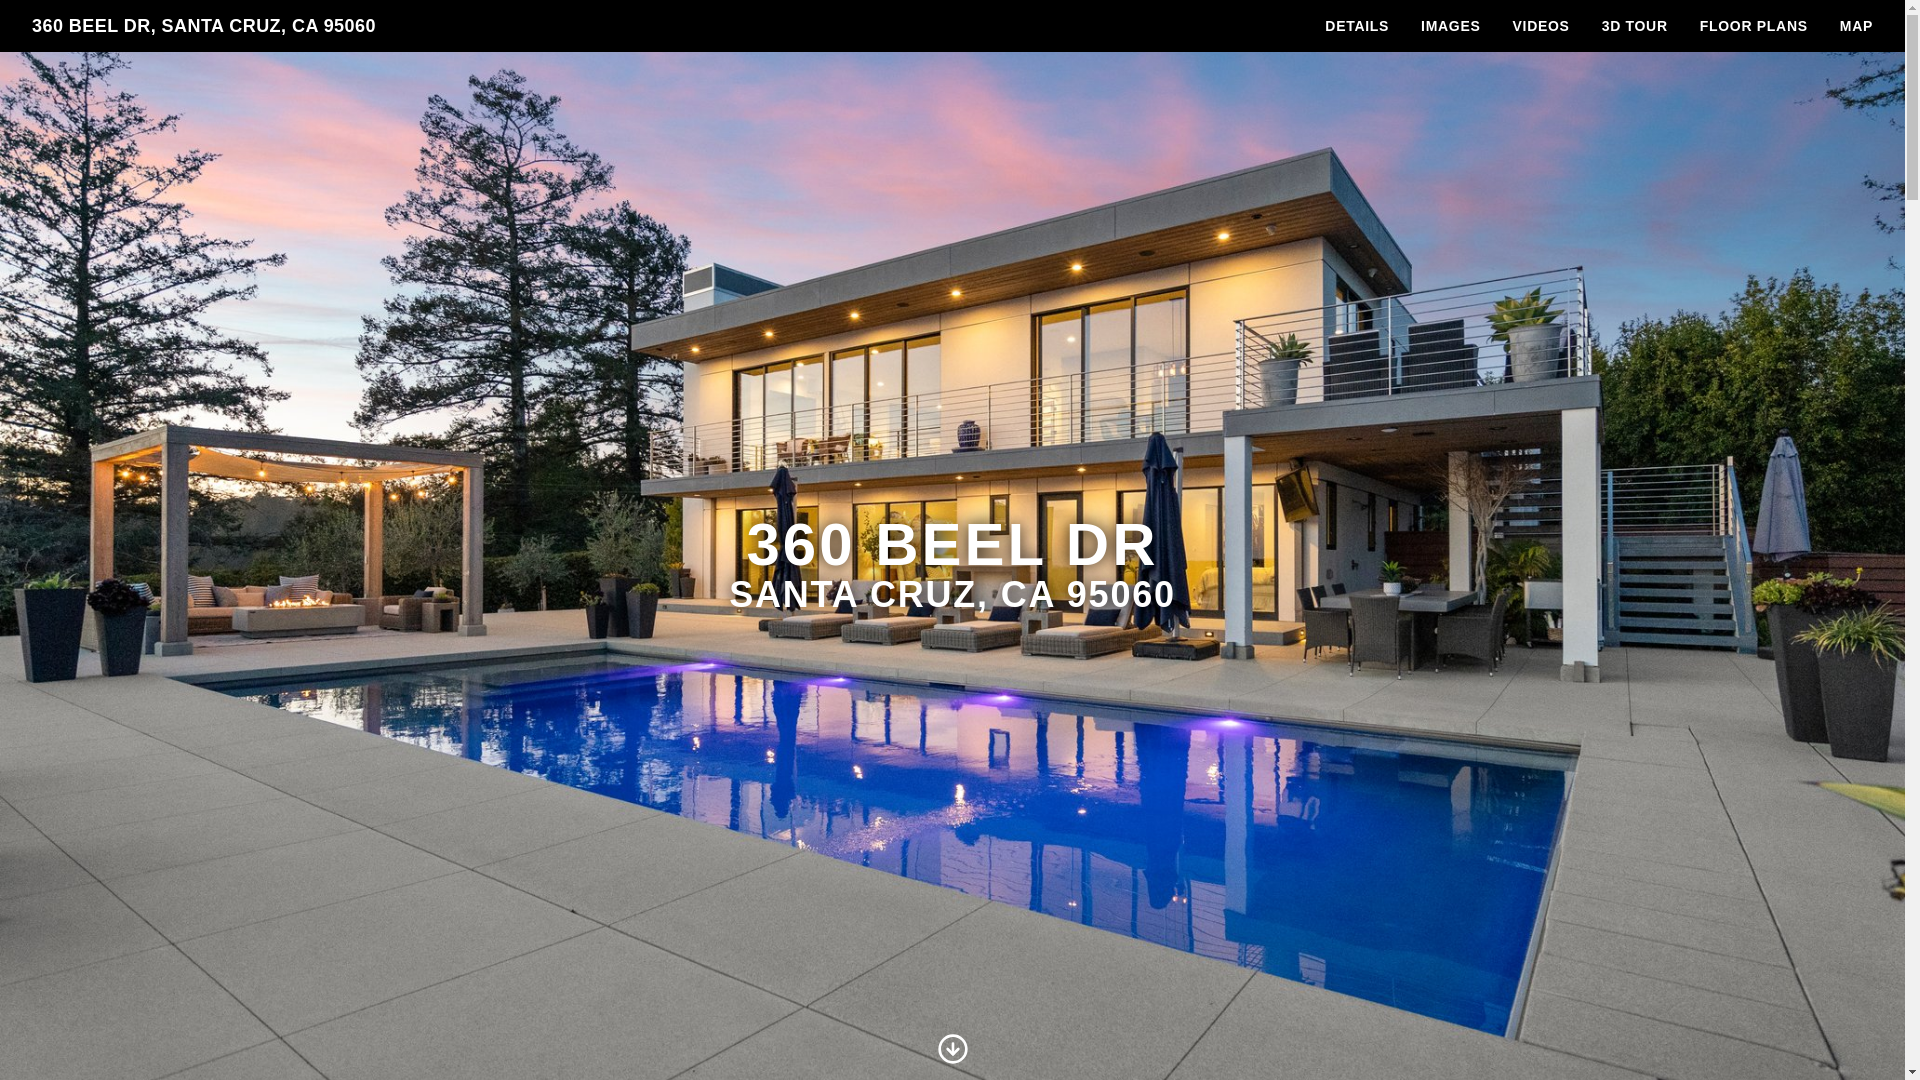 The image size is (1920, 1080). What do you see at coordinates (1855, 26) in the screenshot?
I see `'MAP'` at bounding box center [1855, 26].